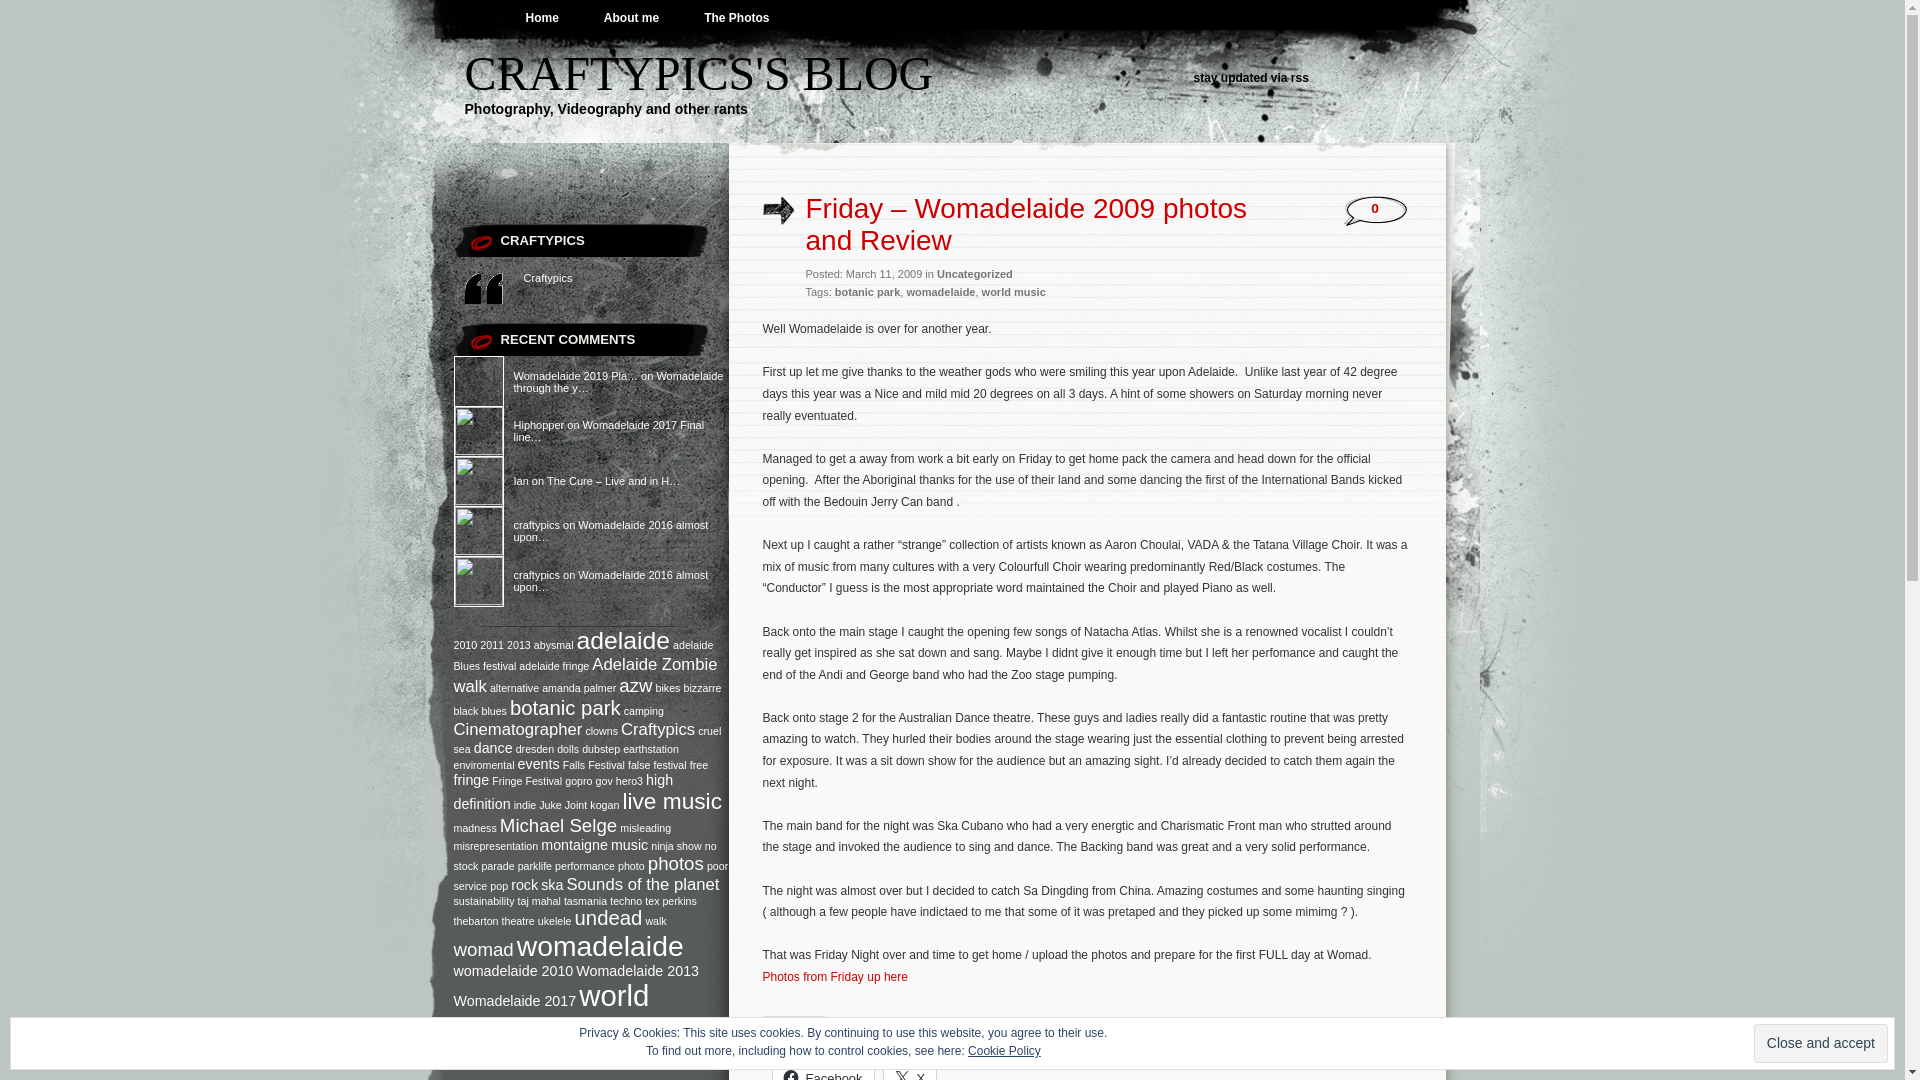 This screenshot has height=1080, width=1920. What do you see at coordinates (671, 901) in the screenshot?
I see `'tex perkins'` at bounding box center [671, 901].